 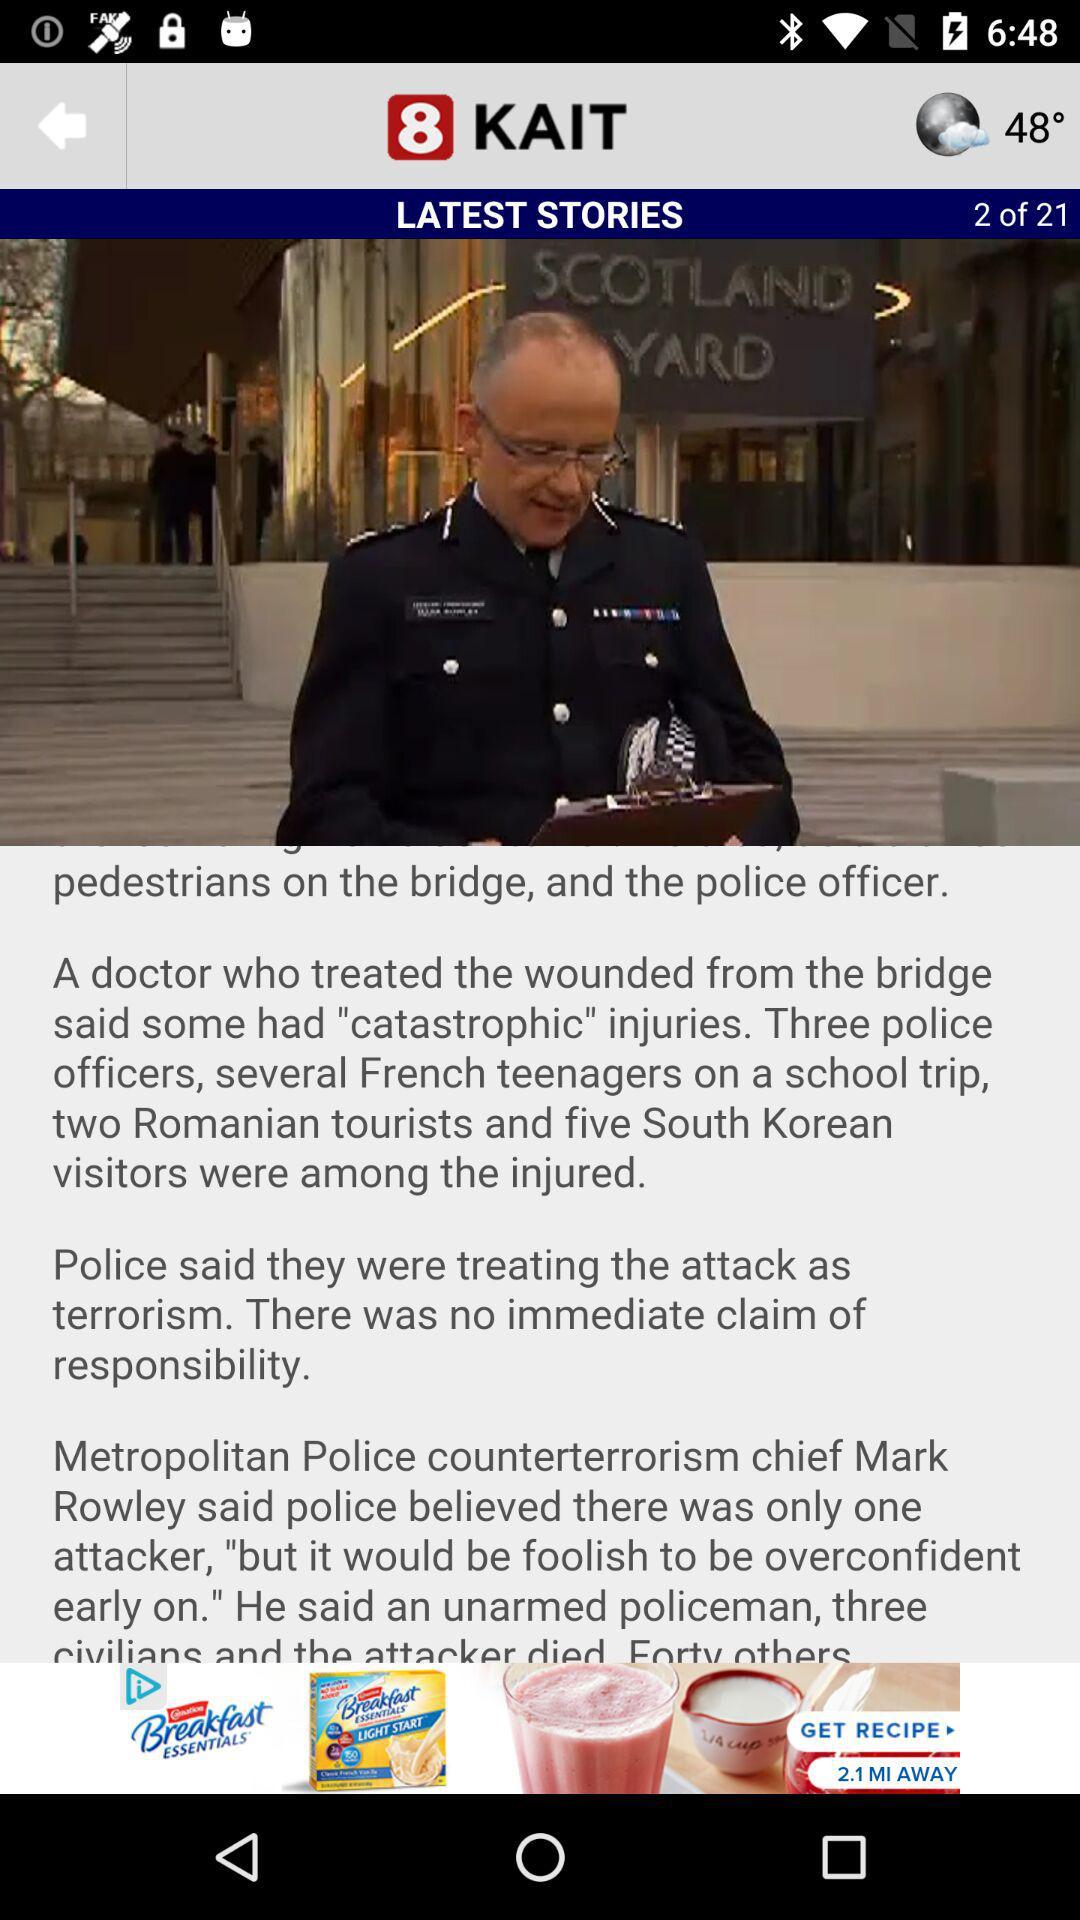 What do you see at coordinates (540, 1727) in the screenshot?
I see `open advertisement` at bounding box center [540, 1727].